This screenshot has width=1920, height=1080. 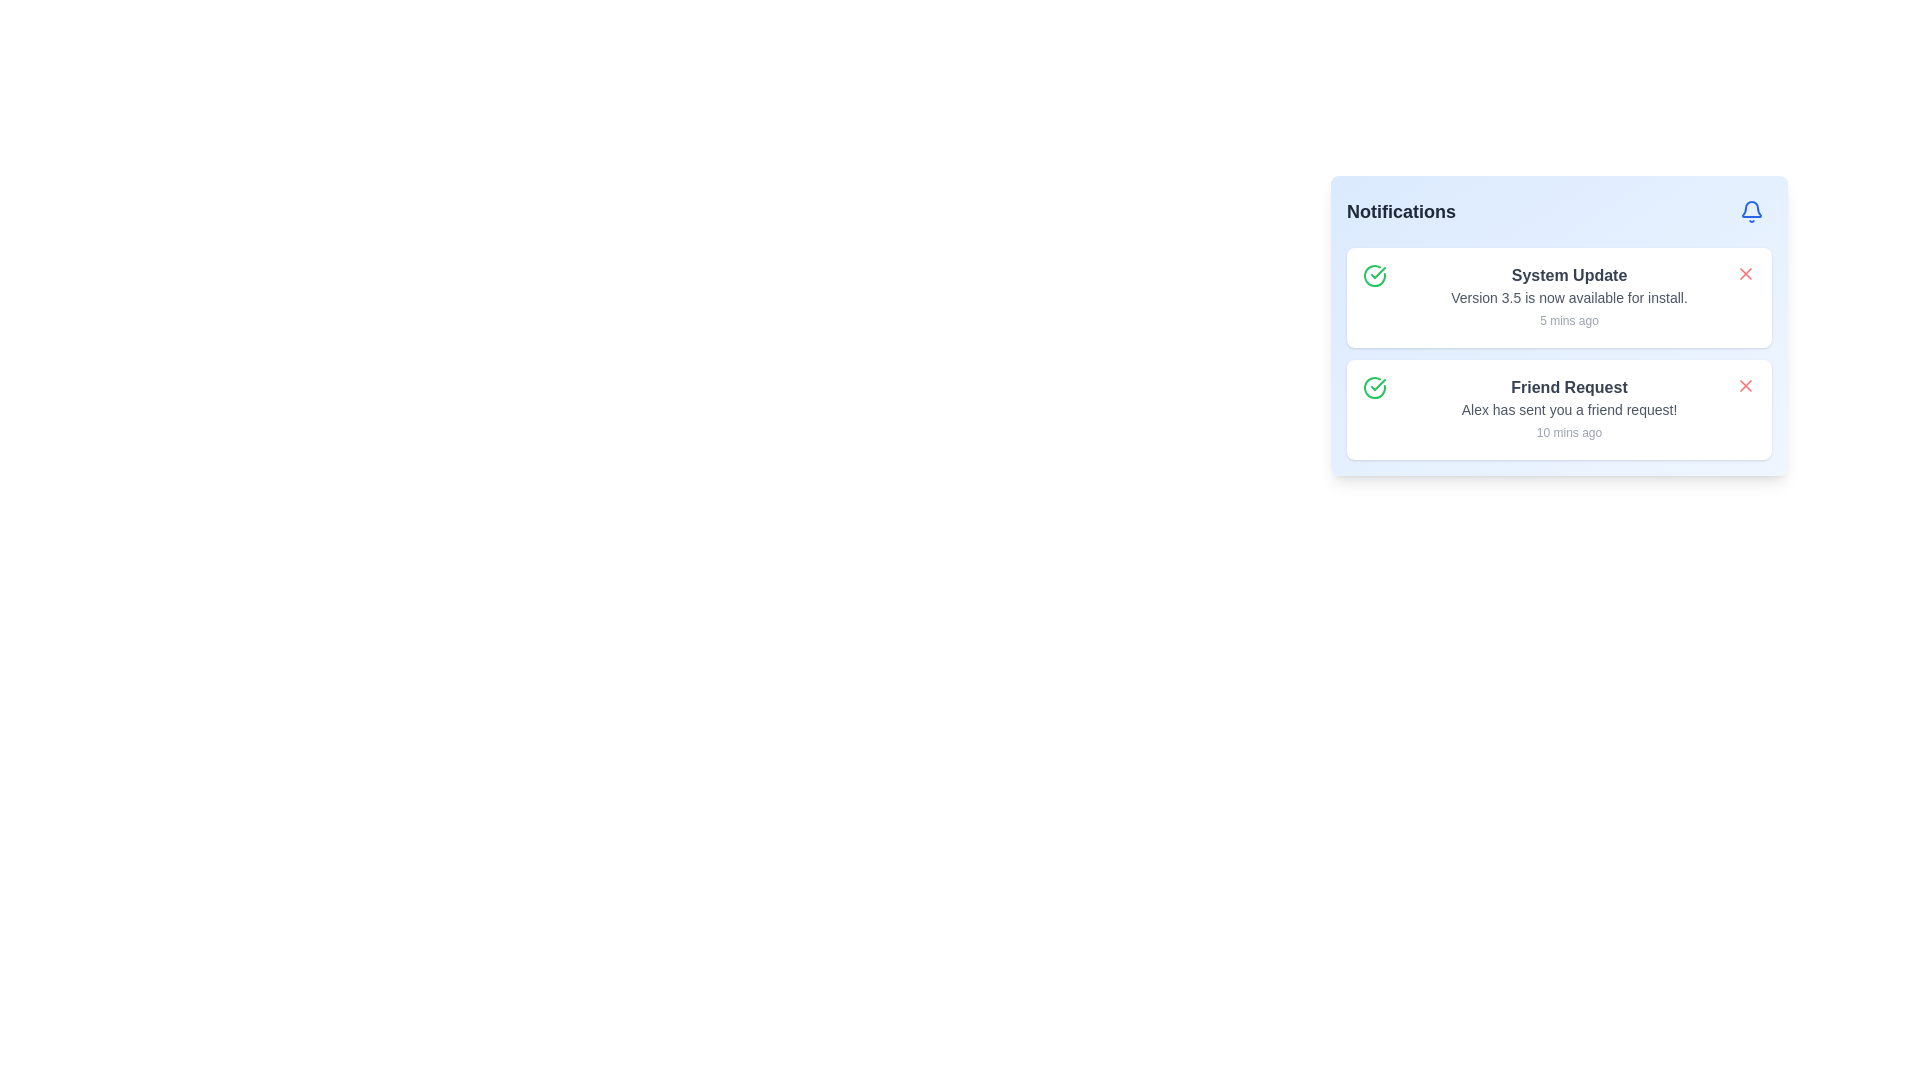 I want to click on details of the second notification card located below the 'System Update' card in the 'Notifications' panel, so click(x=1558, y=353).